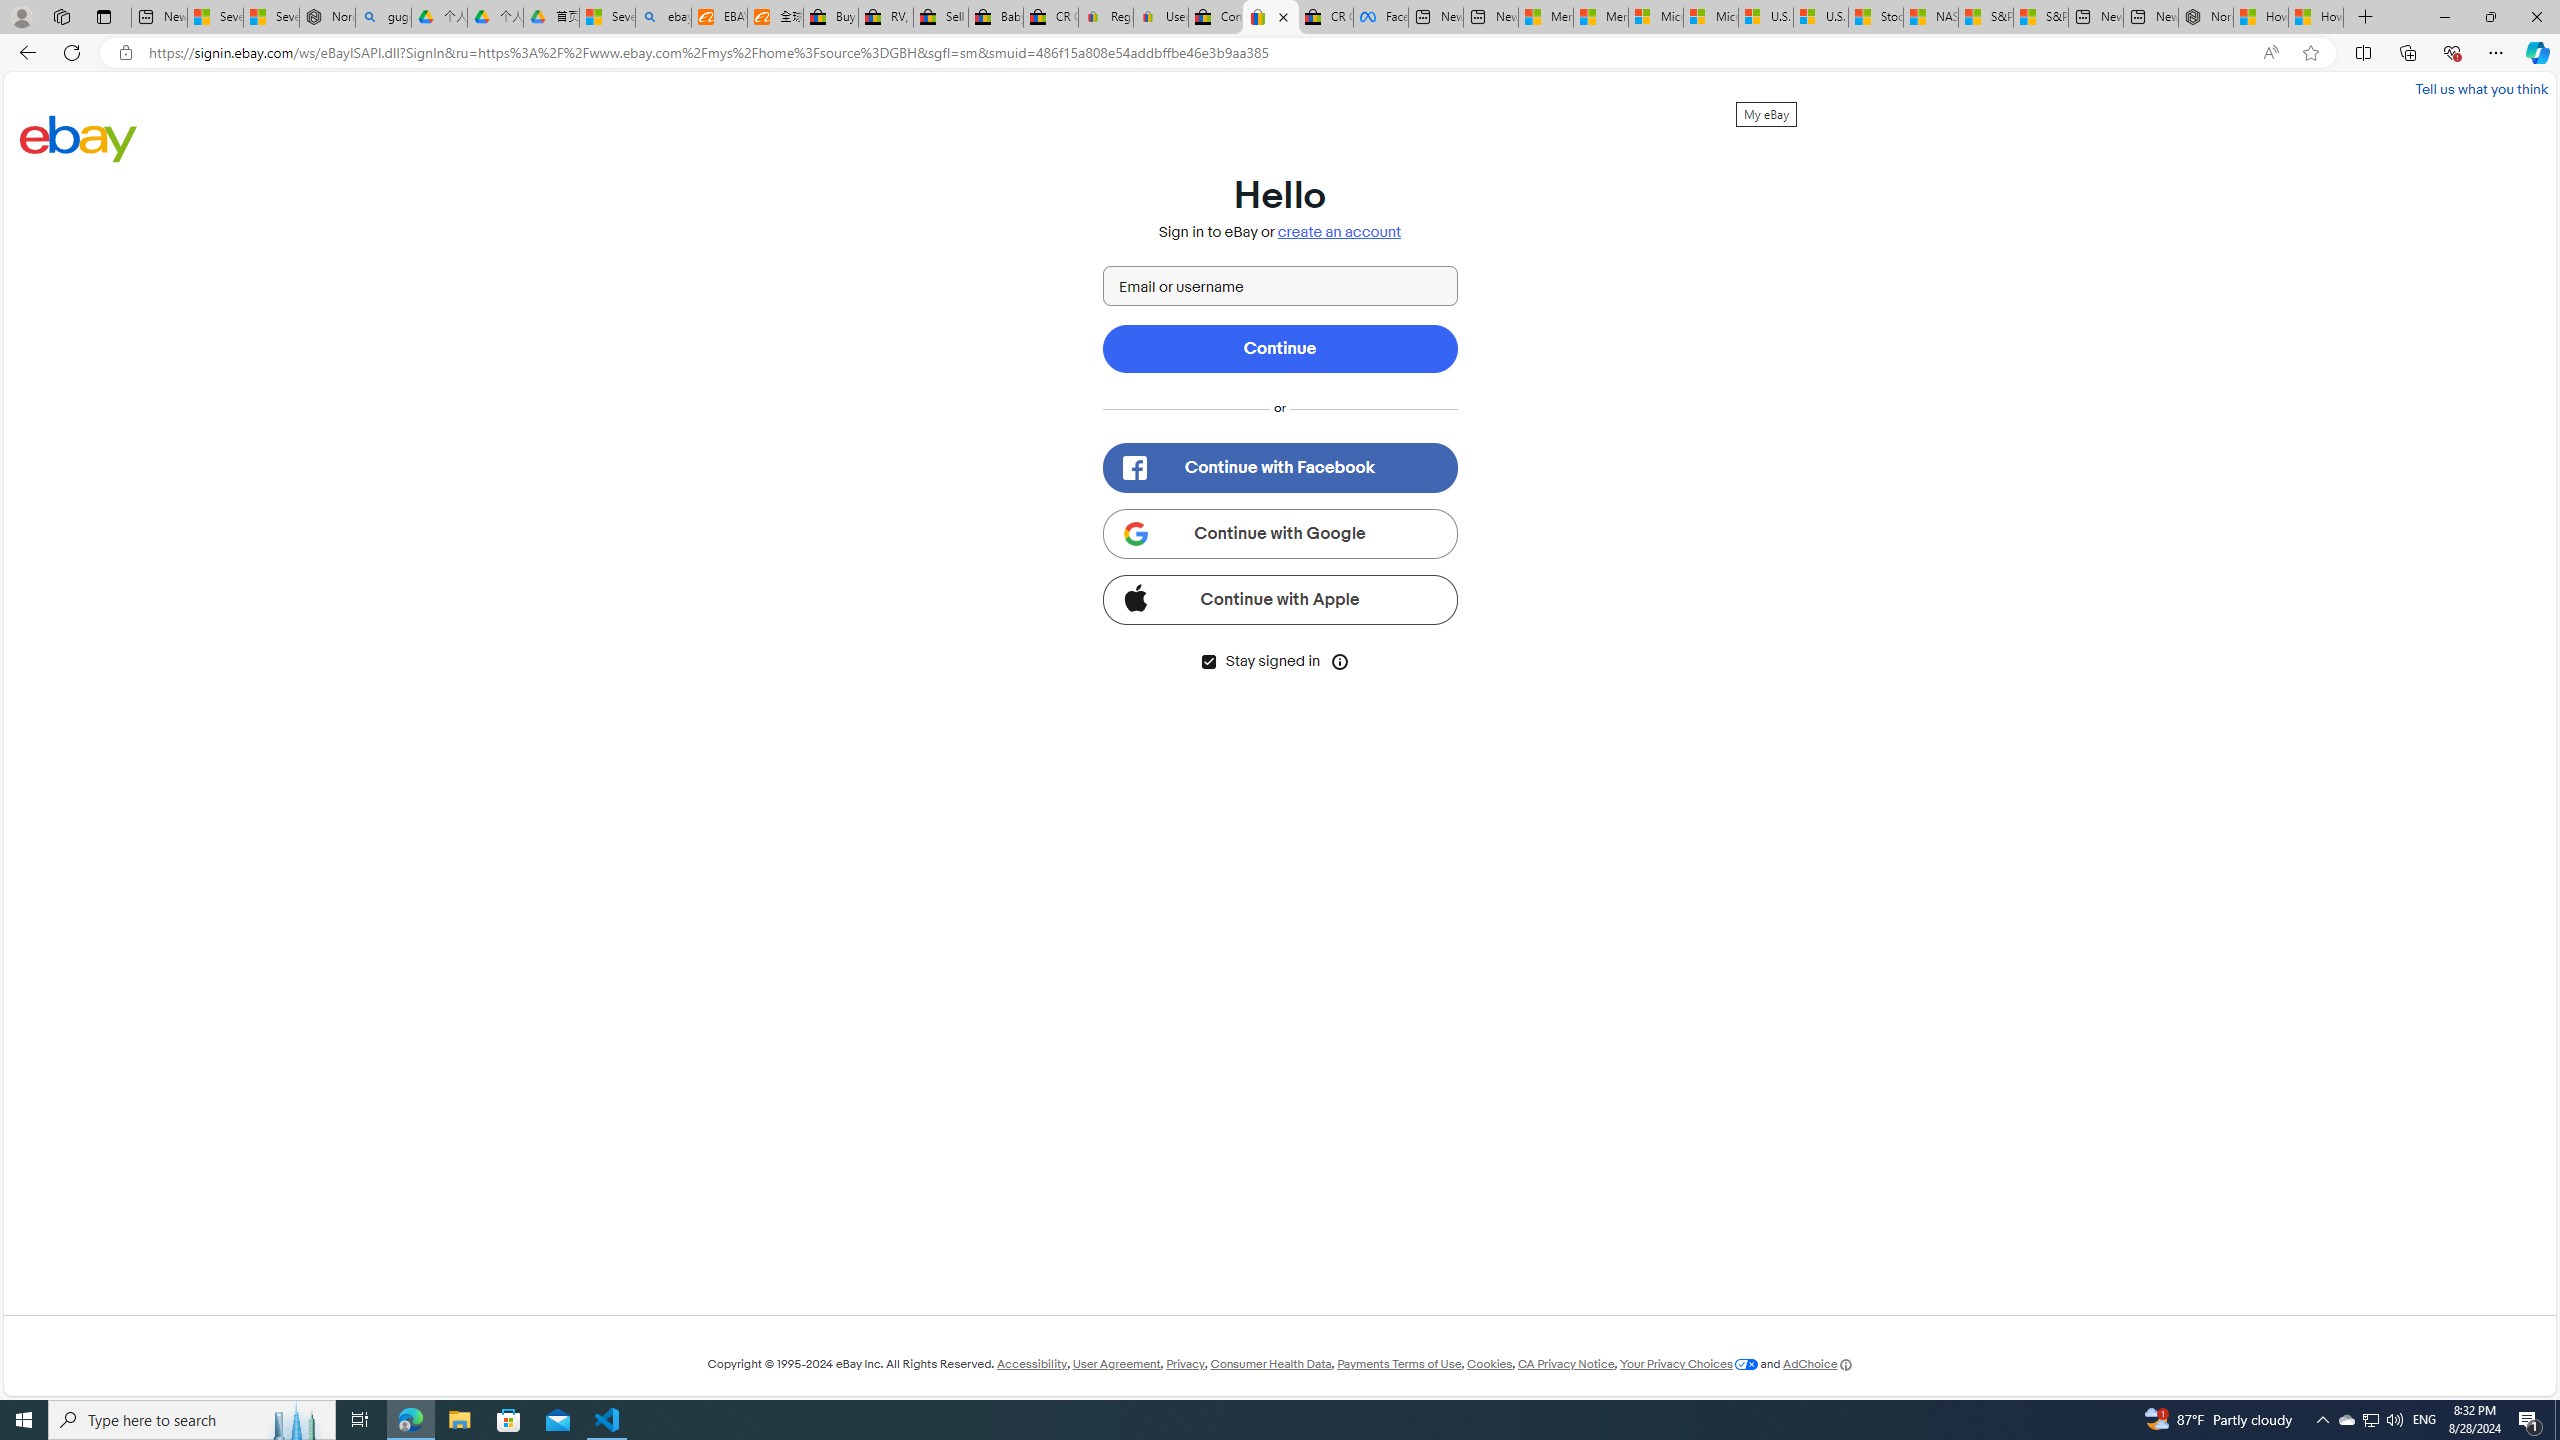 The height and width of the screenshot is (1440, 2560). What do you see at coordinates (1280, 598) in the screenshot?
I see `'Continue with Apple'` at bounding box center [1280, 598].